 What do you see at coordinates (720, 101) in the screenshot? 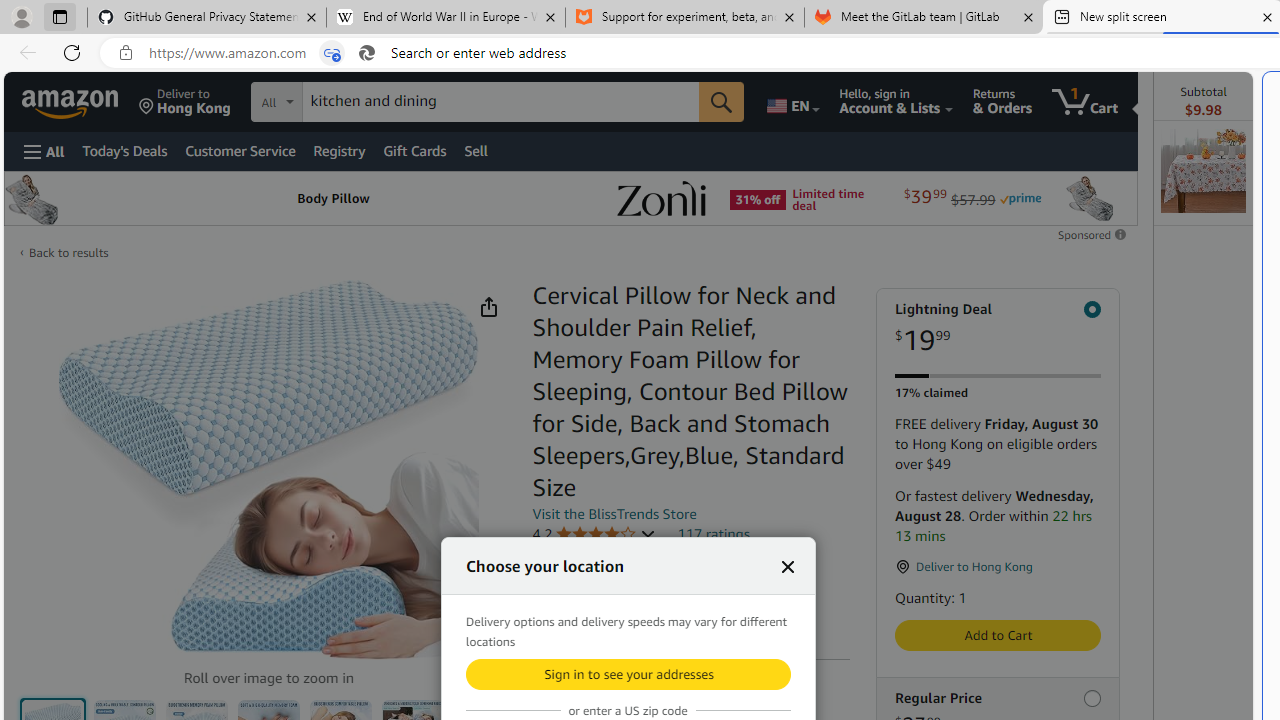
I see `'Go'` at bounding box center [720, 101].